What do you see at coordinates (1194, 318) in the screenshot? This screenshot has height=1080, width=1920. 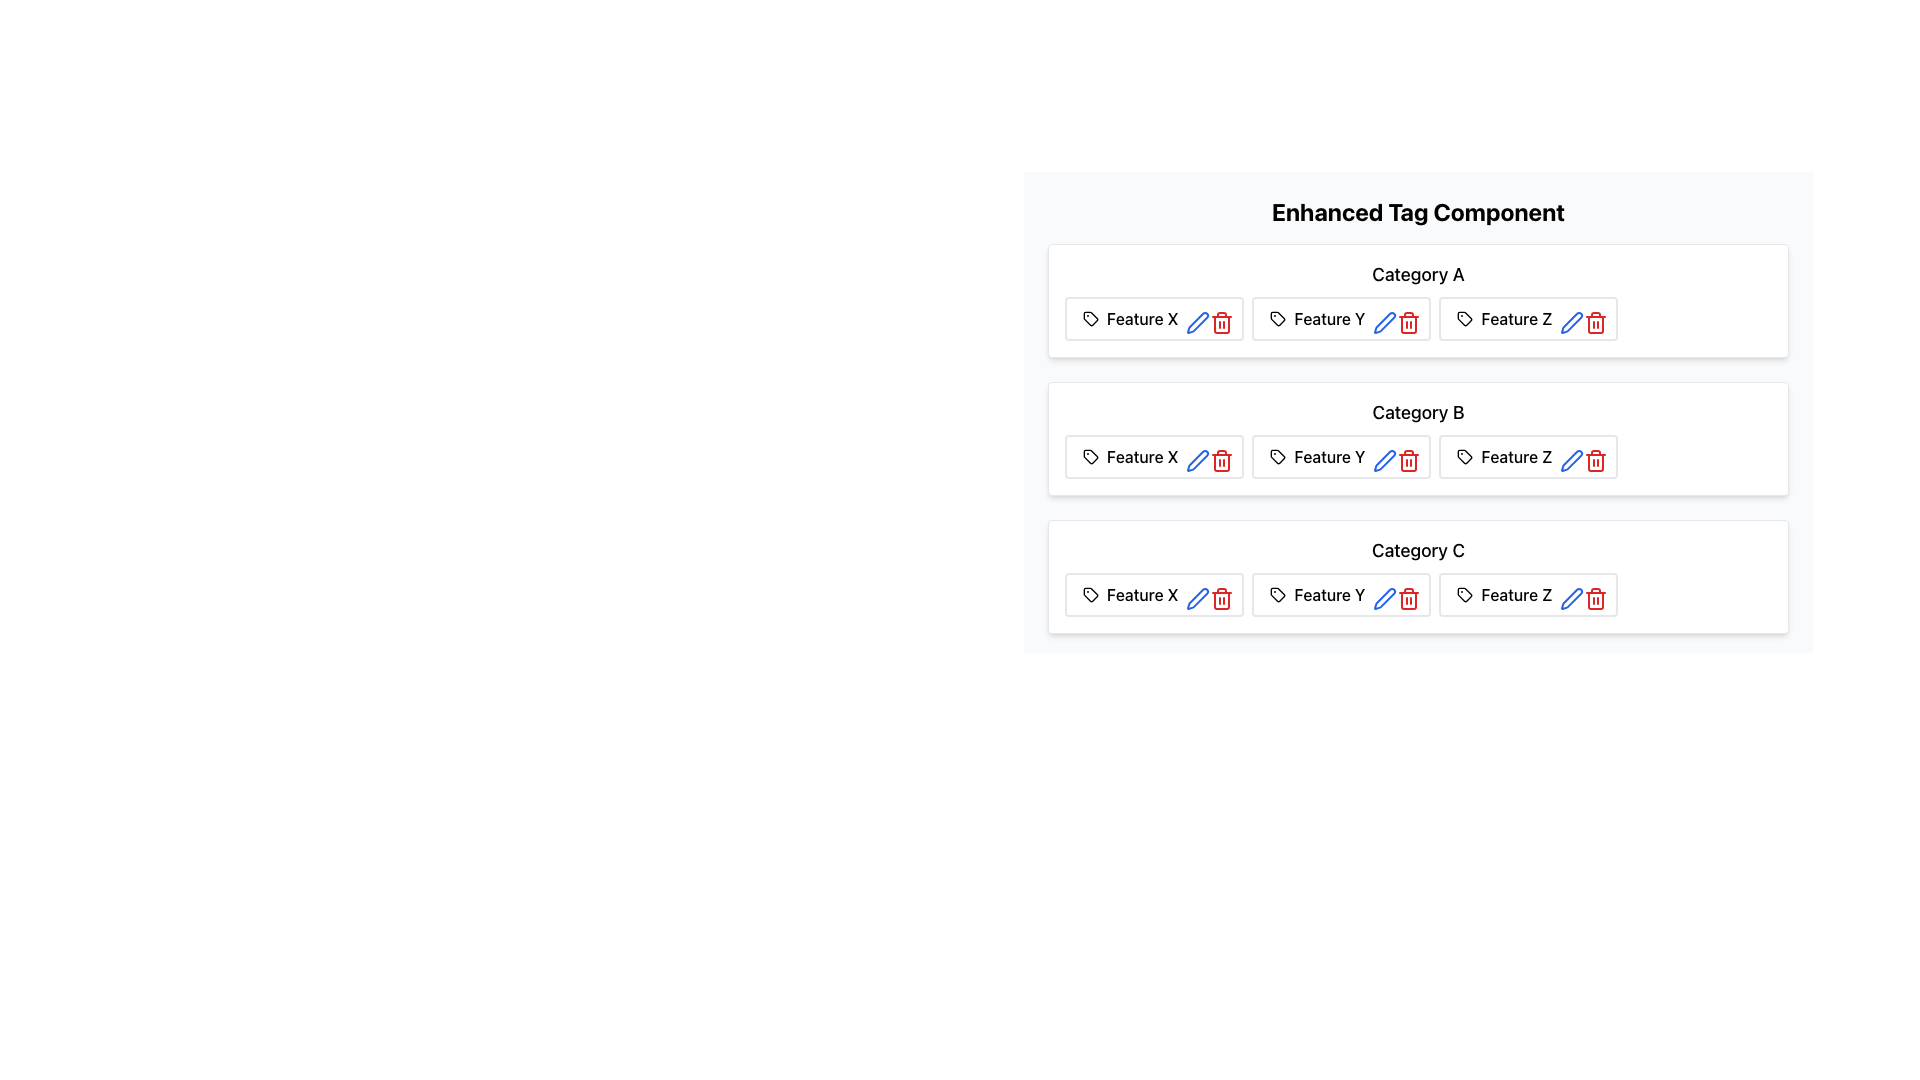 I see `the interactive button for editing 'Feature X', which is located between the 'Feature X' label and a red trash can icon` at bounding box center [1194, 318].